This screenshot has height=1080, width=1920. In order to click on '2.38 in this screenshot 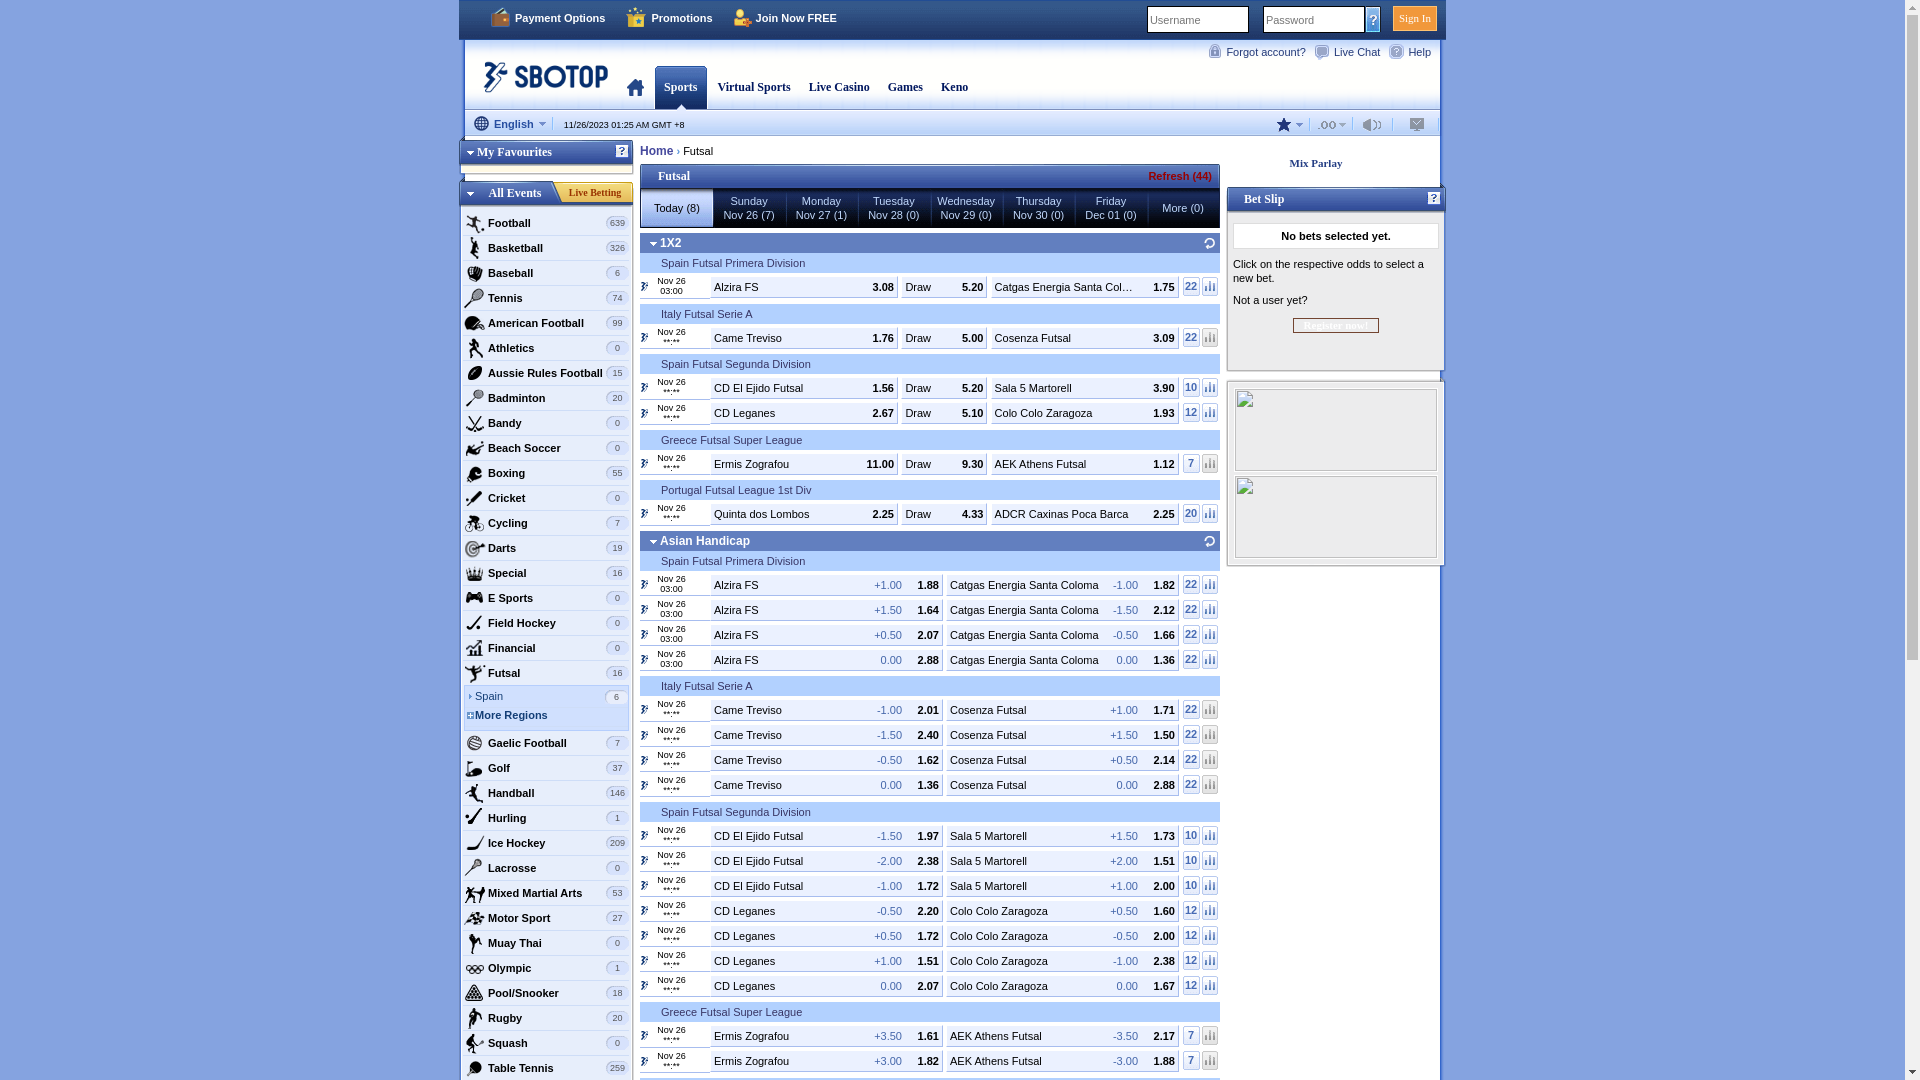, I will do `click(826, 859)`.